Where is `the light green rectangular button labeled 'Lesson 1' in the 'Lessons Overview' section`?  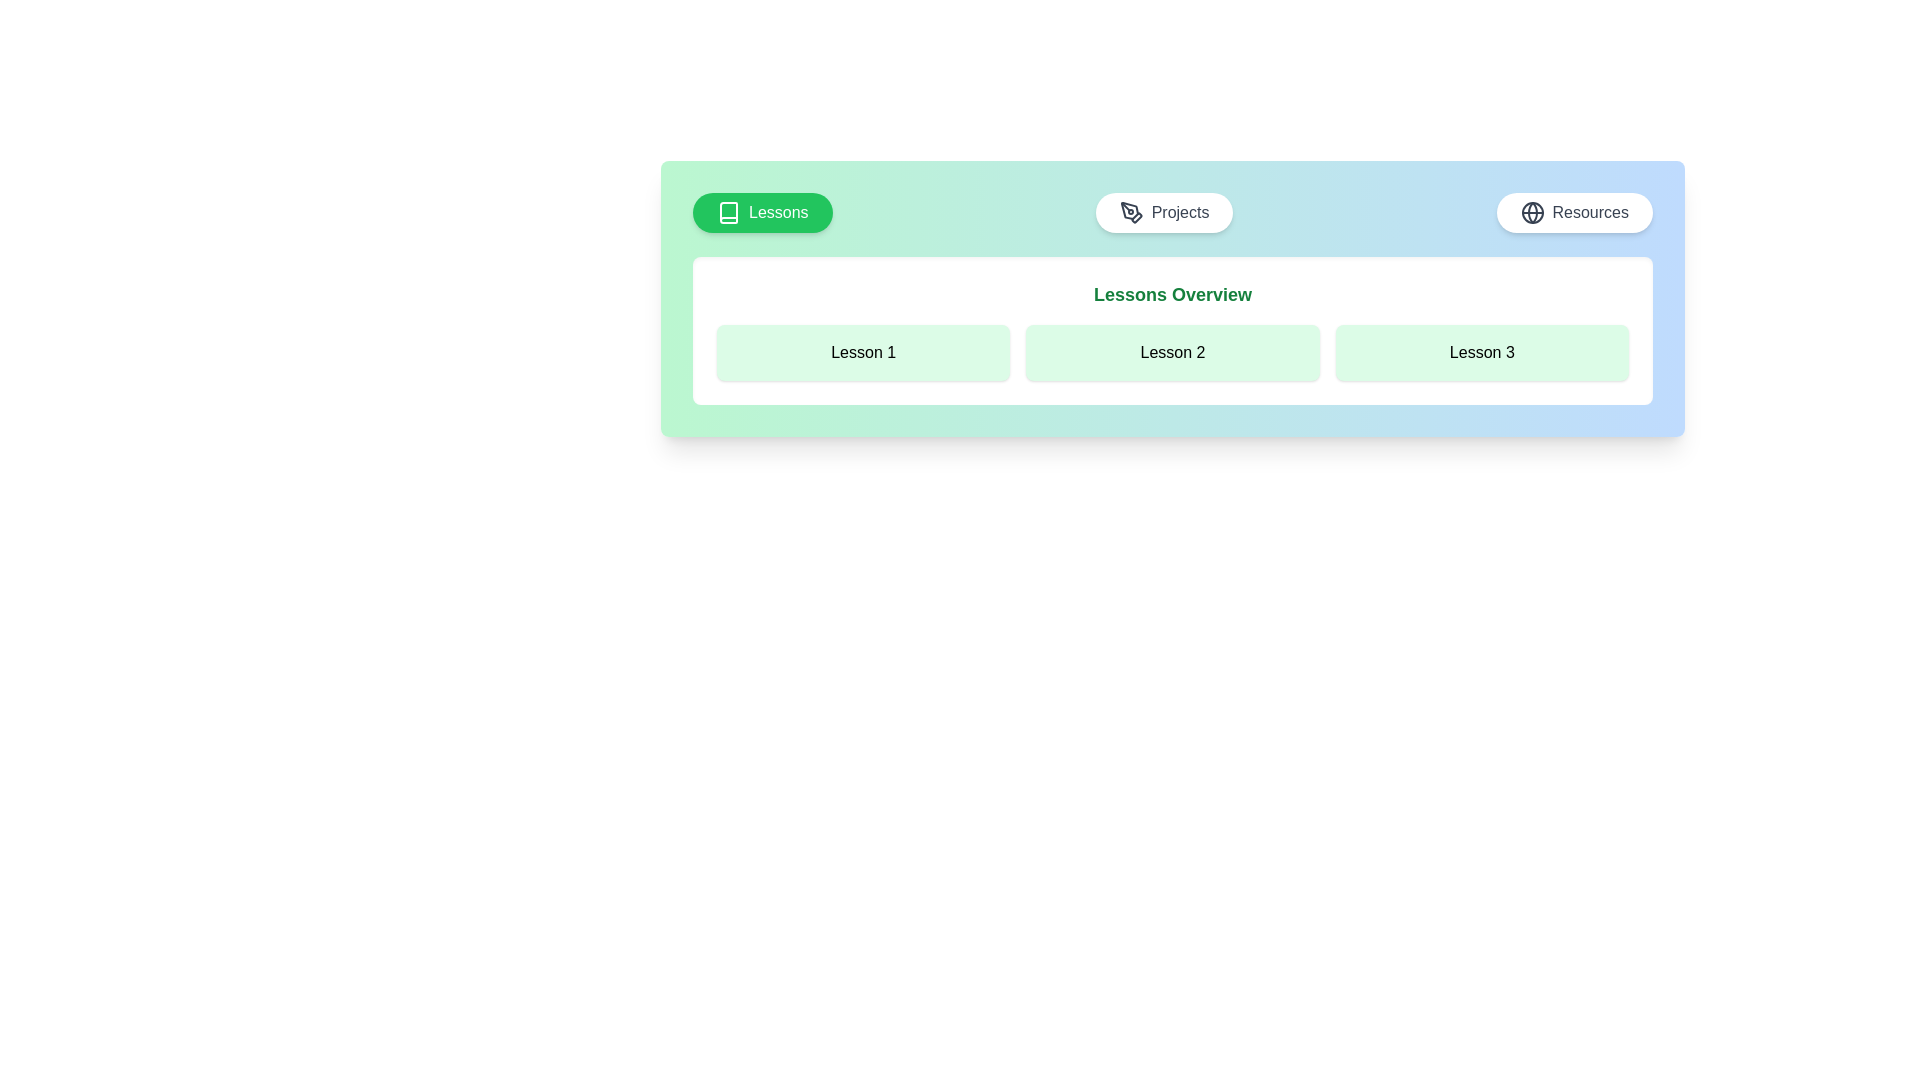 the light green rectangular button labeled 'Lesson 1' in the 'Lessons Overview' section is located at coordinates (863, 352).